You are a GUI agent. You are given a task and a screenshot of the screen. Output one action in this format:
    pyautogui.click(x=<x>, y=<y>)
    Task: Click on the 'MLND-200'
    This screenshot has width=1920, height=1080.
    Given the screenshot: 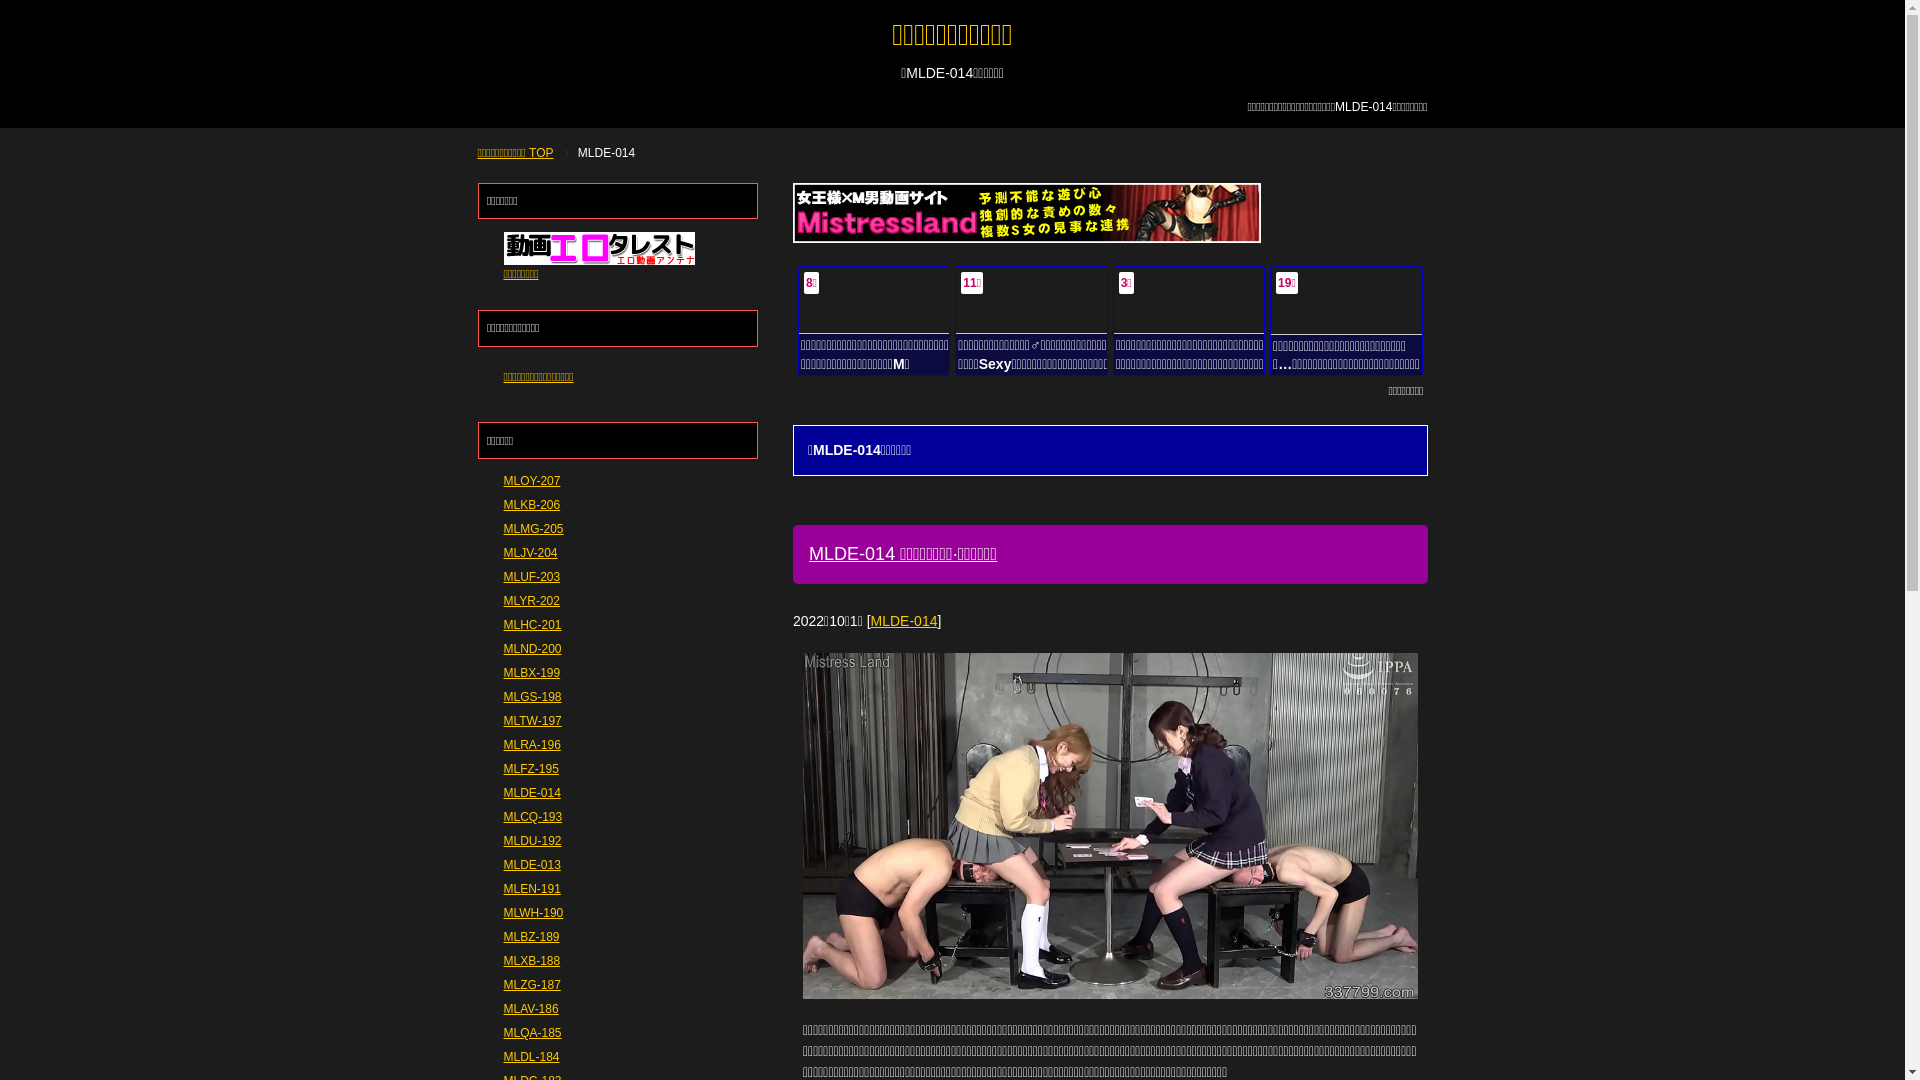 What is the action you would take?
    pyautogui.click(x=532, y=648)
    